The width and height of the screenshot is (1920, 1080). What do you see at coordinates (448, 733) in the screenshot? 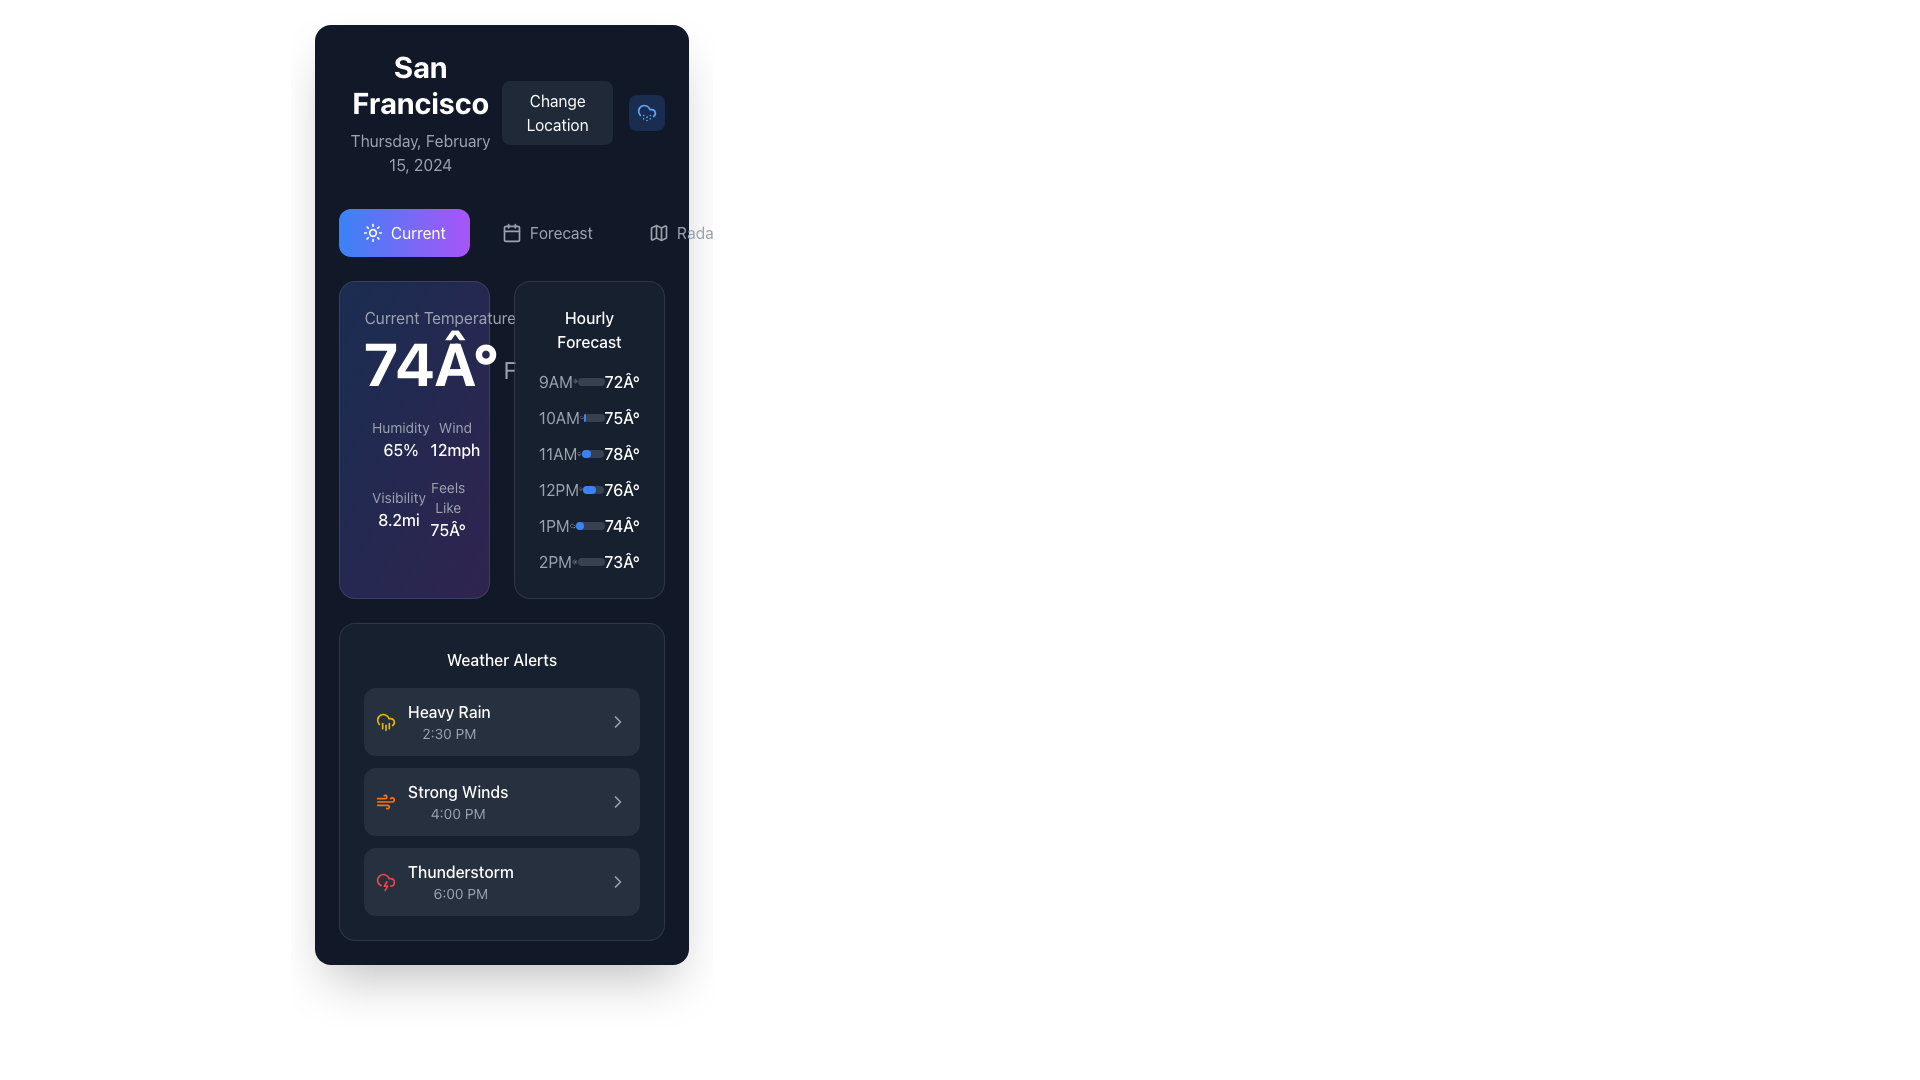
I see `the information displayed in the 'Heavy Rain' weather alert text label, which is the second line of text in the first alert entry within the 'Weather Alerts' section of the app` at bounding box center [448, 733].